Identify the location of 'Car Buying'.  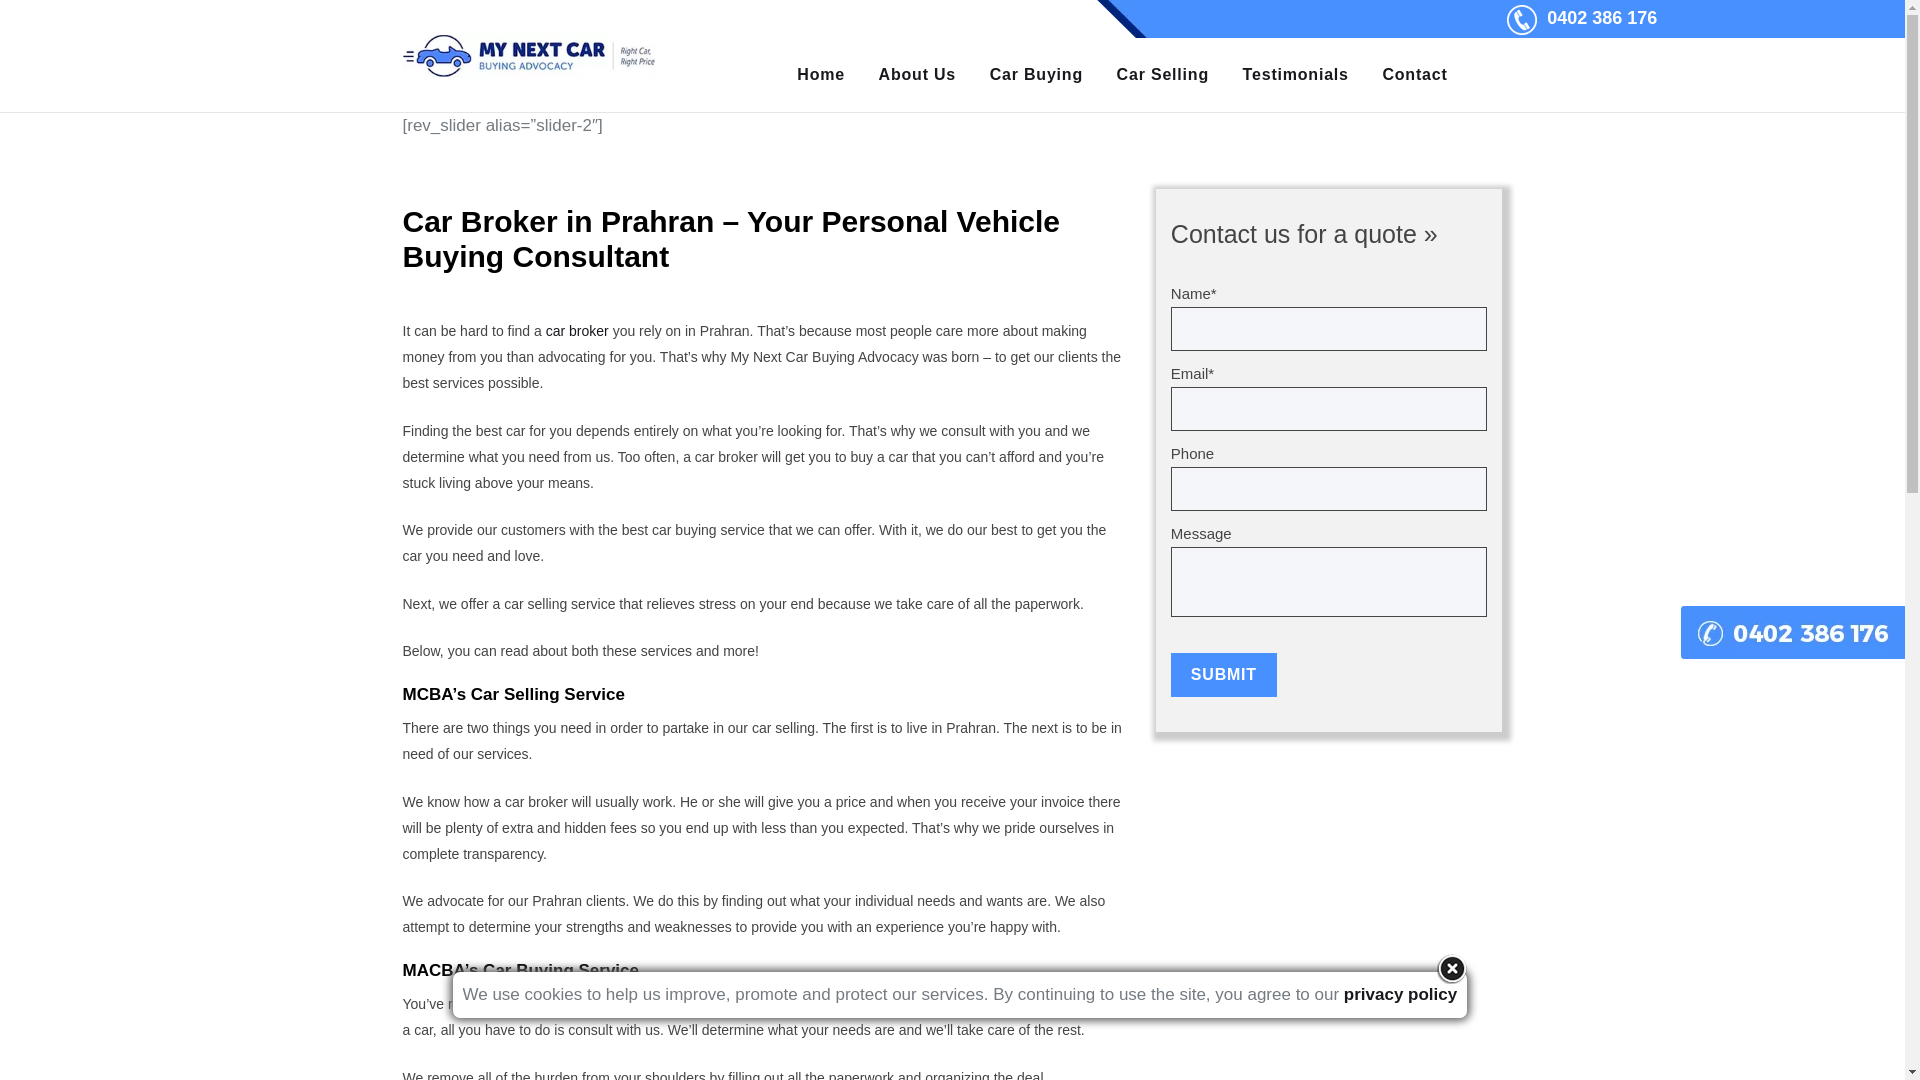
(1036, 73).